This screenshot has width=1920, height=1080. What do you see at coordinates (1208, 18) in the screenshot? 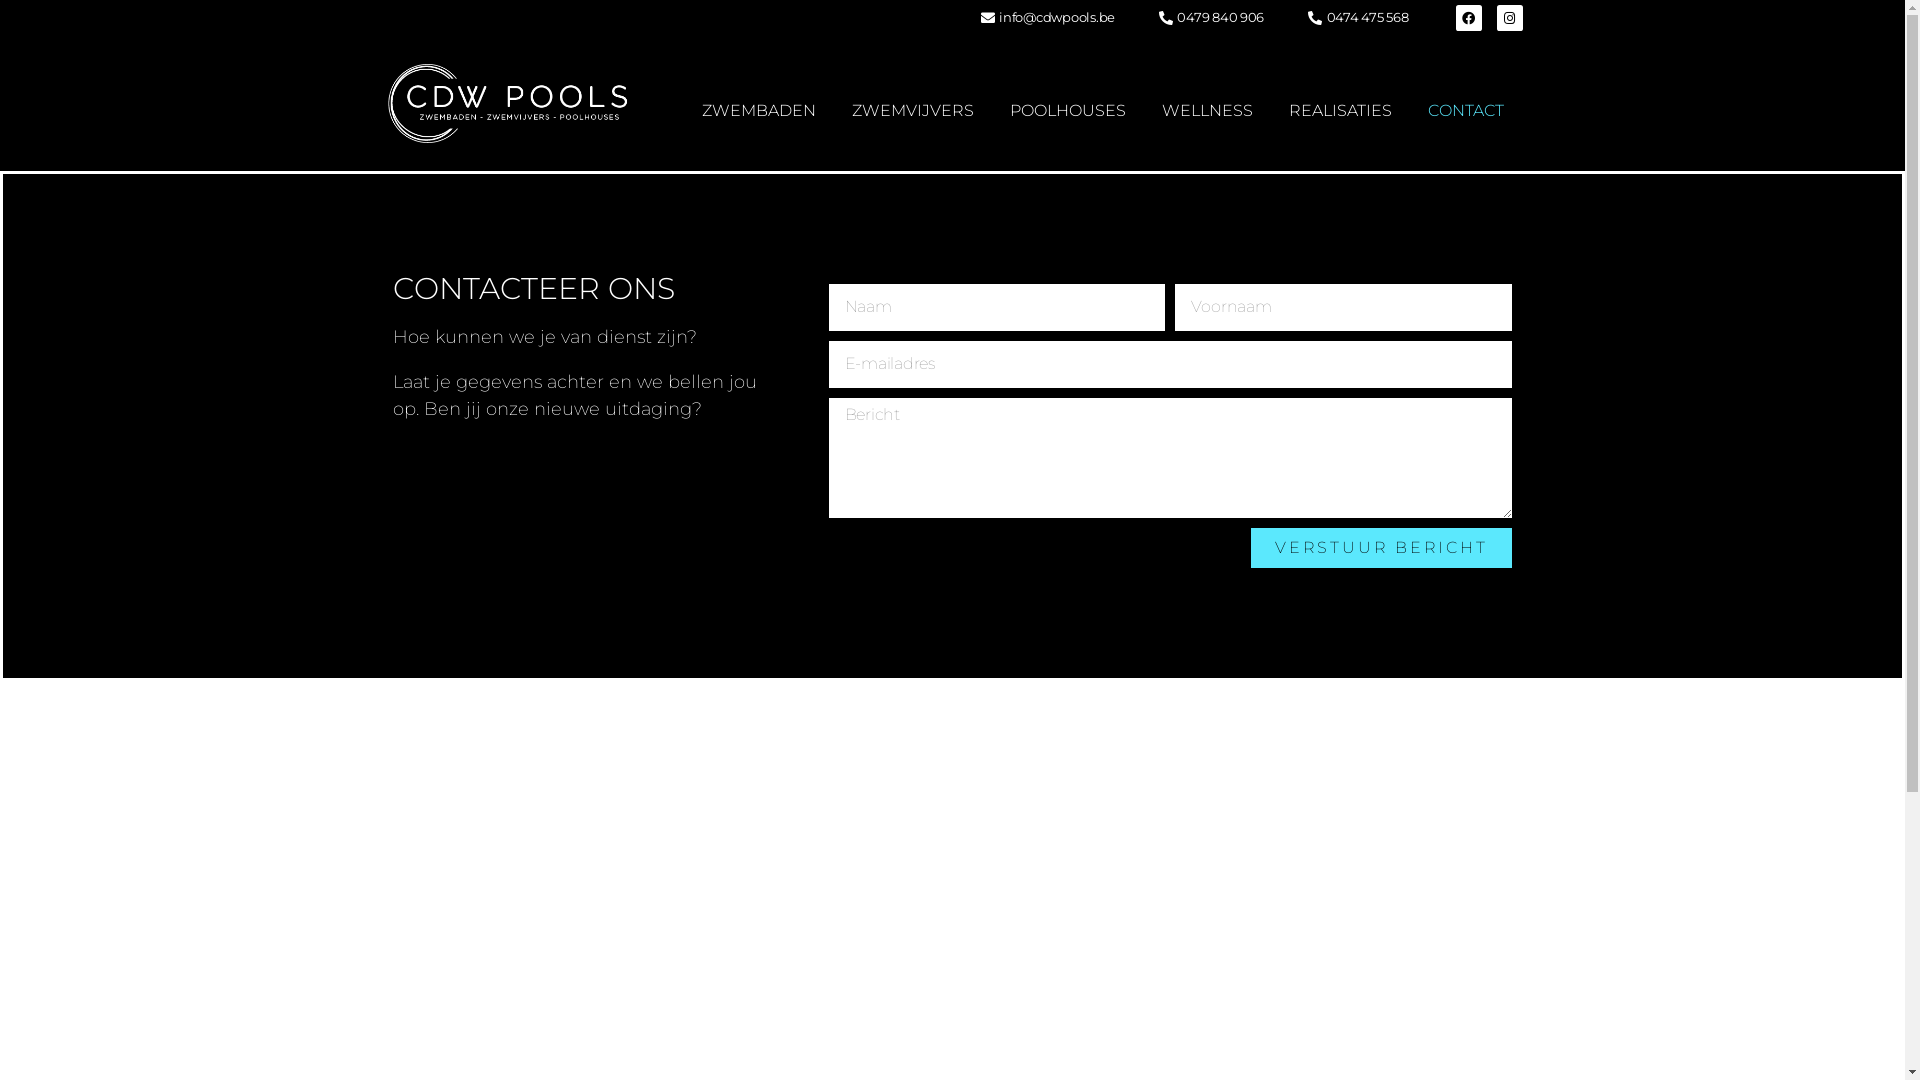
I see `'0479 840 906'` at bounding box center [1208, 18].